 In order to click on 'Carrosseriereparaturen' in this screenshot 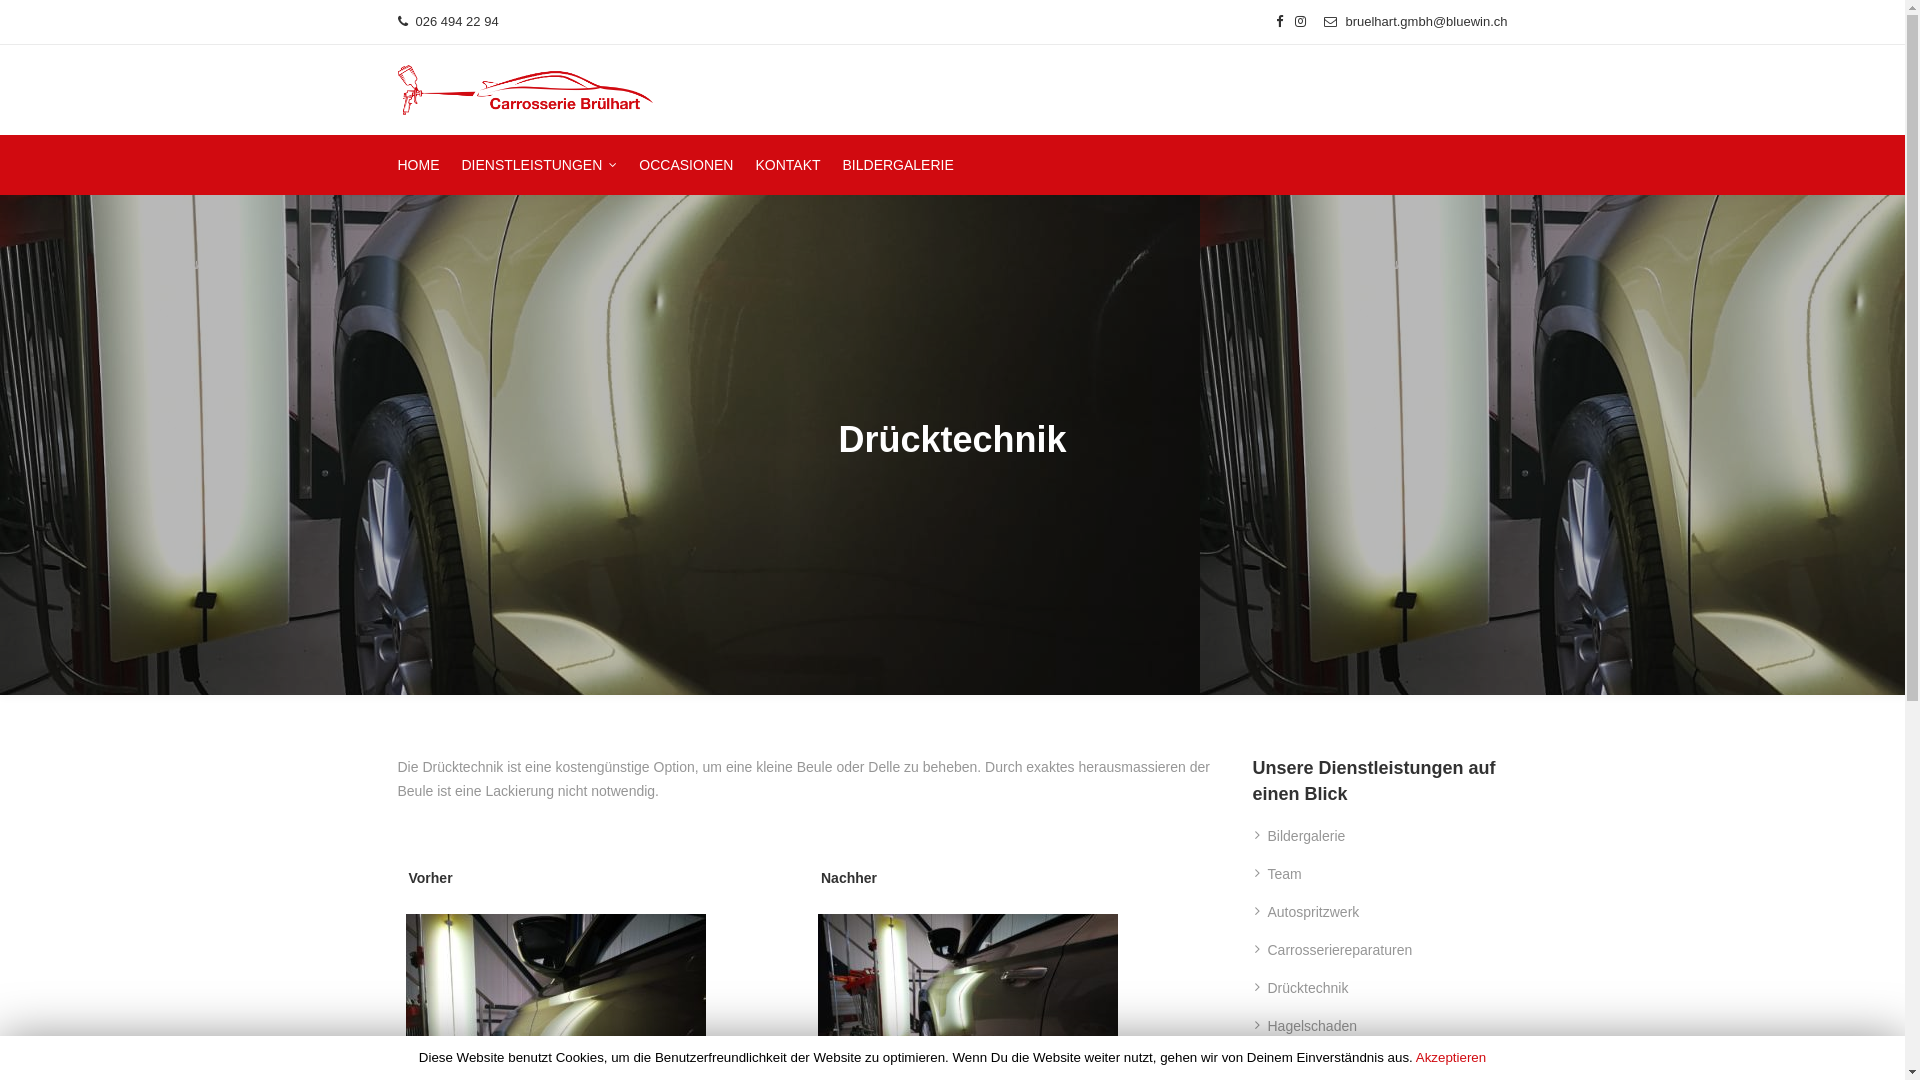, I will do `click(1266, 948)`.